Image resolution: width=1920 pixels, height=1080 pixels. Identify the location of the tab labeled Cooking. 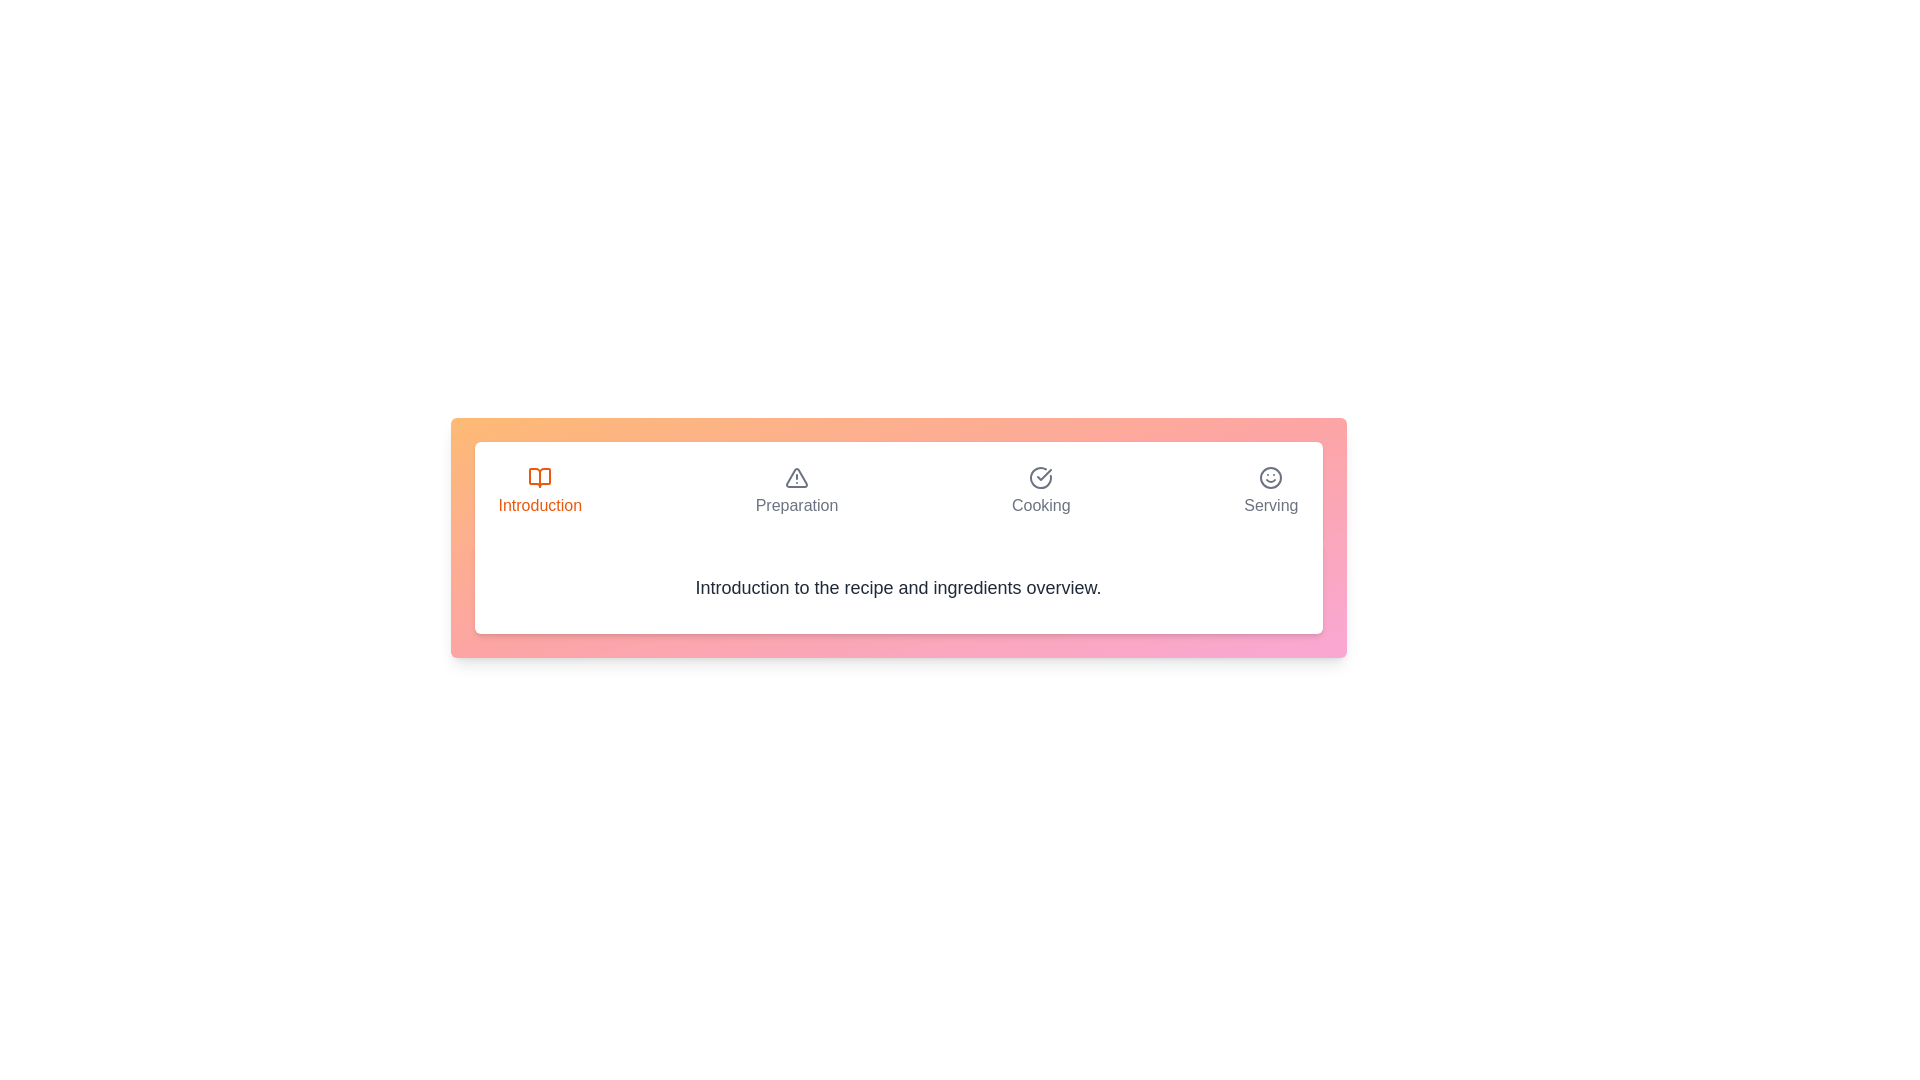
(1040, 492).